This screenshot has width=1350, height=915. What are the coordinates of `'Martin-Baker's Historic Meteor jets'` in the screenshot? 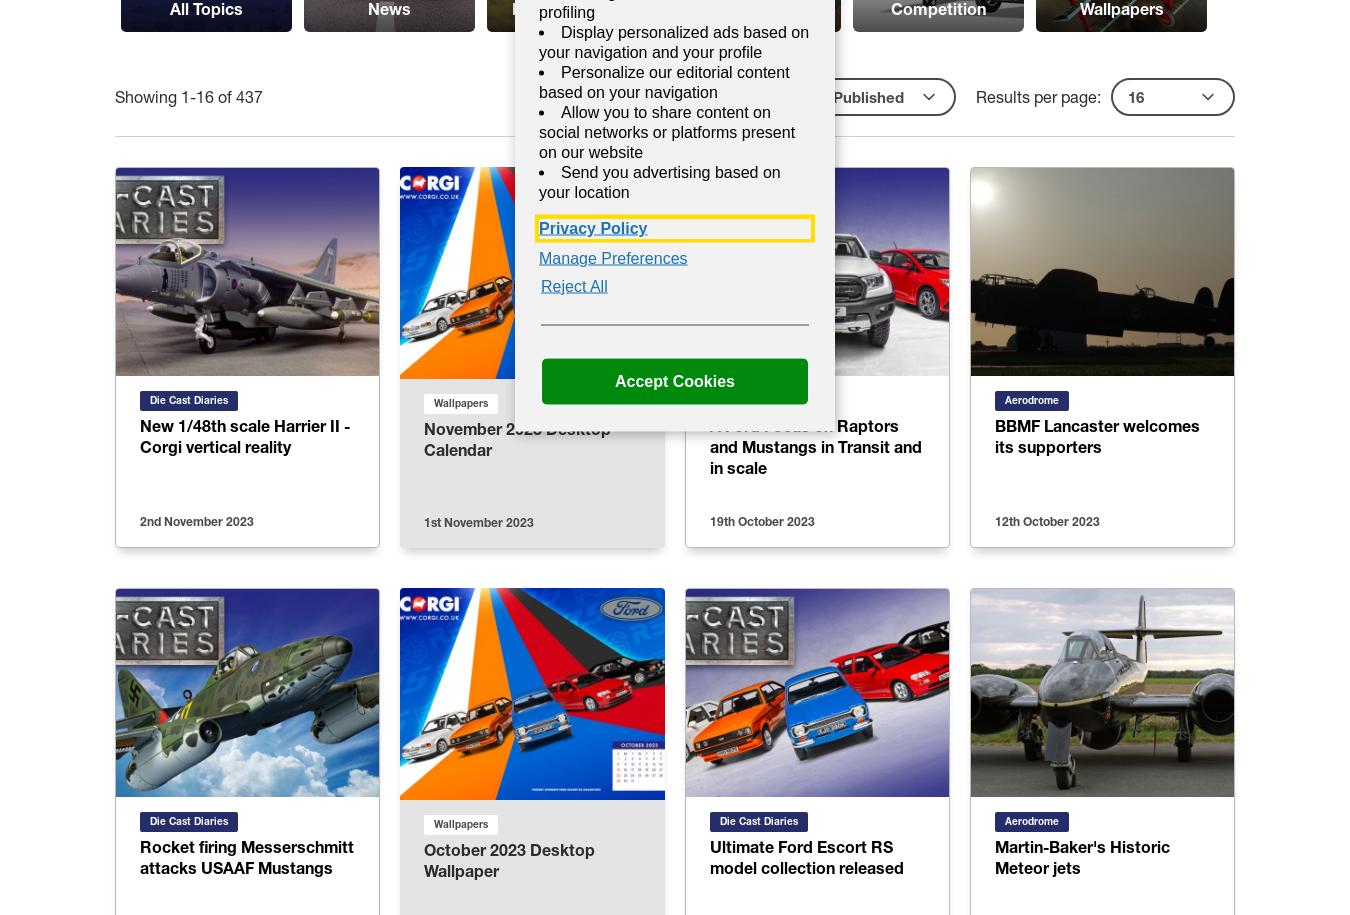 It's located at (1082, 856).